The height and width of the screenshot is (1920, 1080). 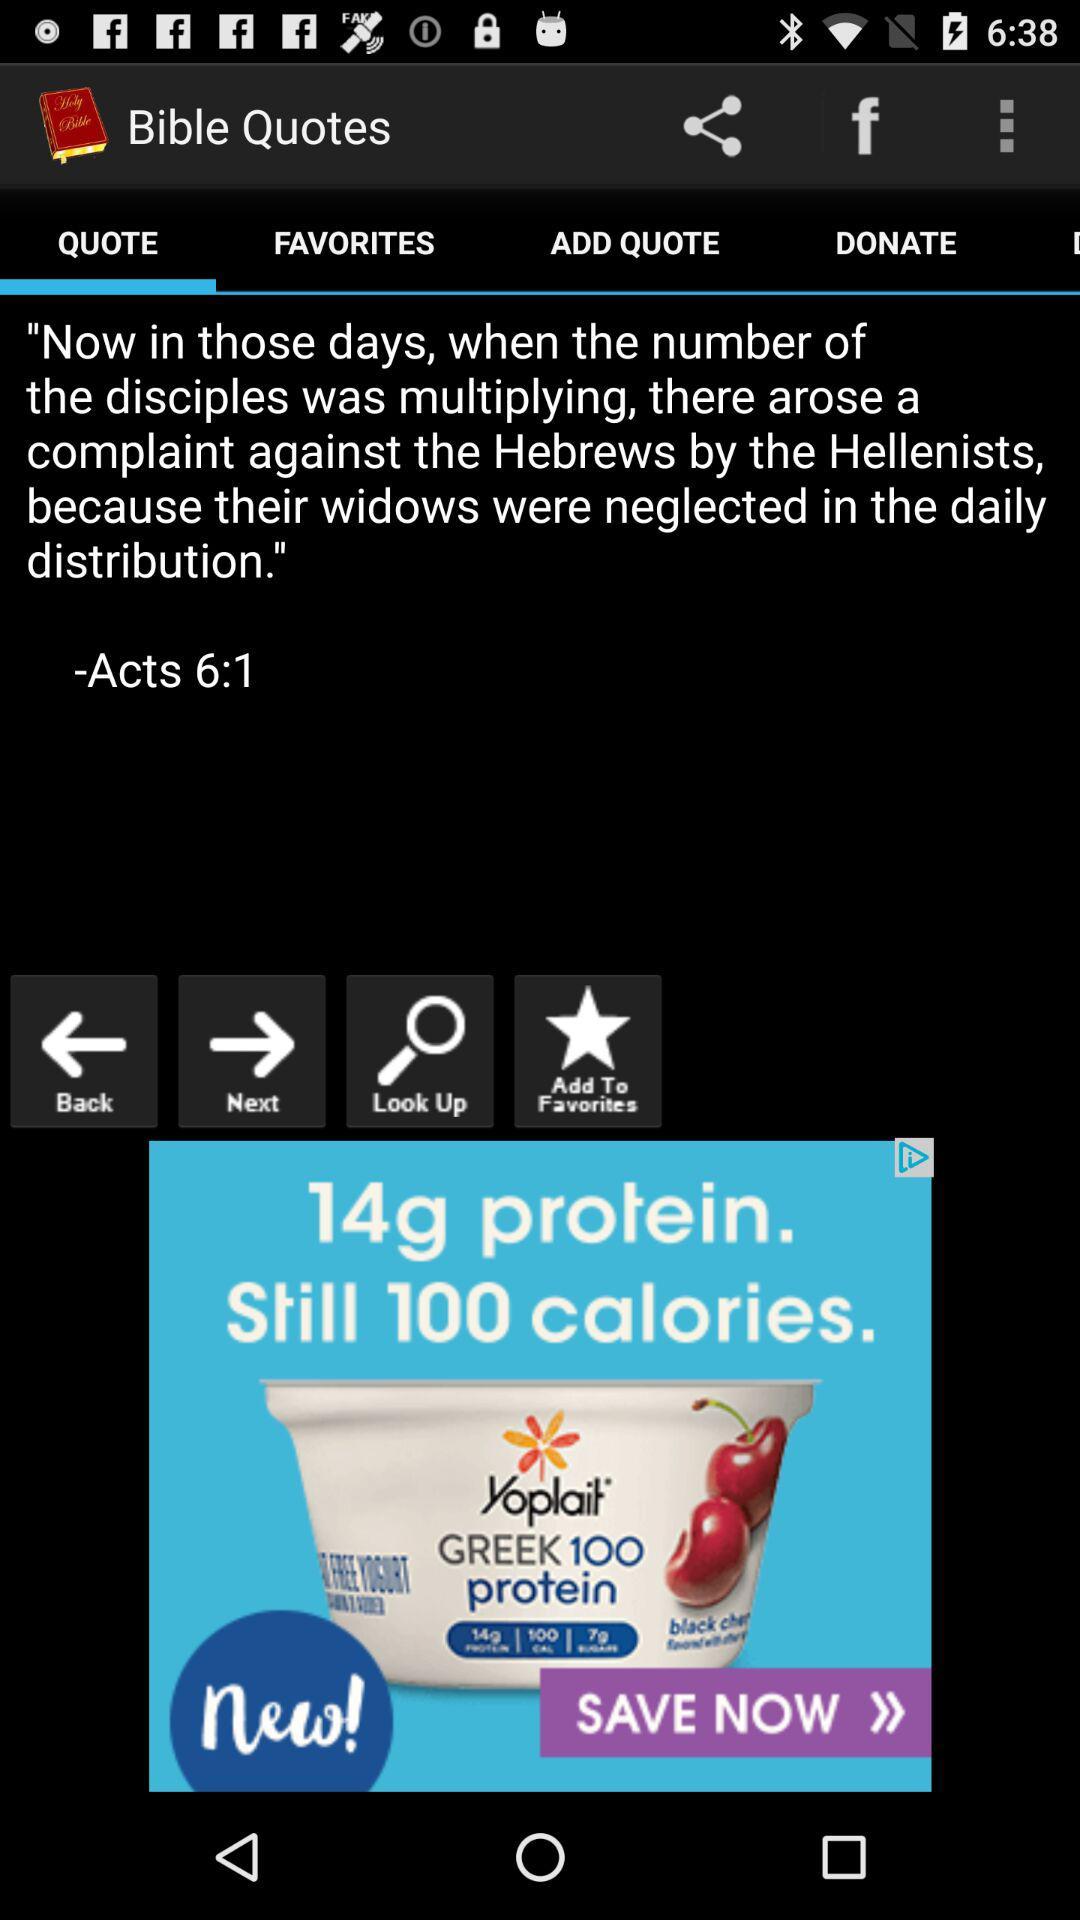 I want to click on back, so click(x=83, y=1050).